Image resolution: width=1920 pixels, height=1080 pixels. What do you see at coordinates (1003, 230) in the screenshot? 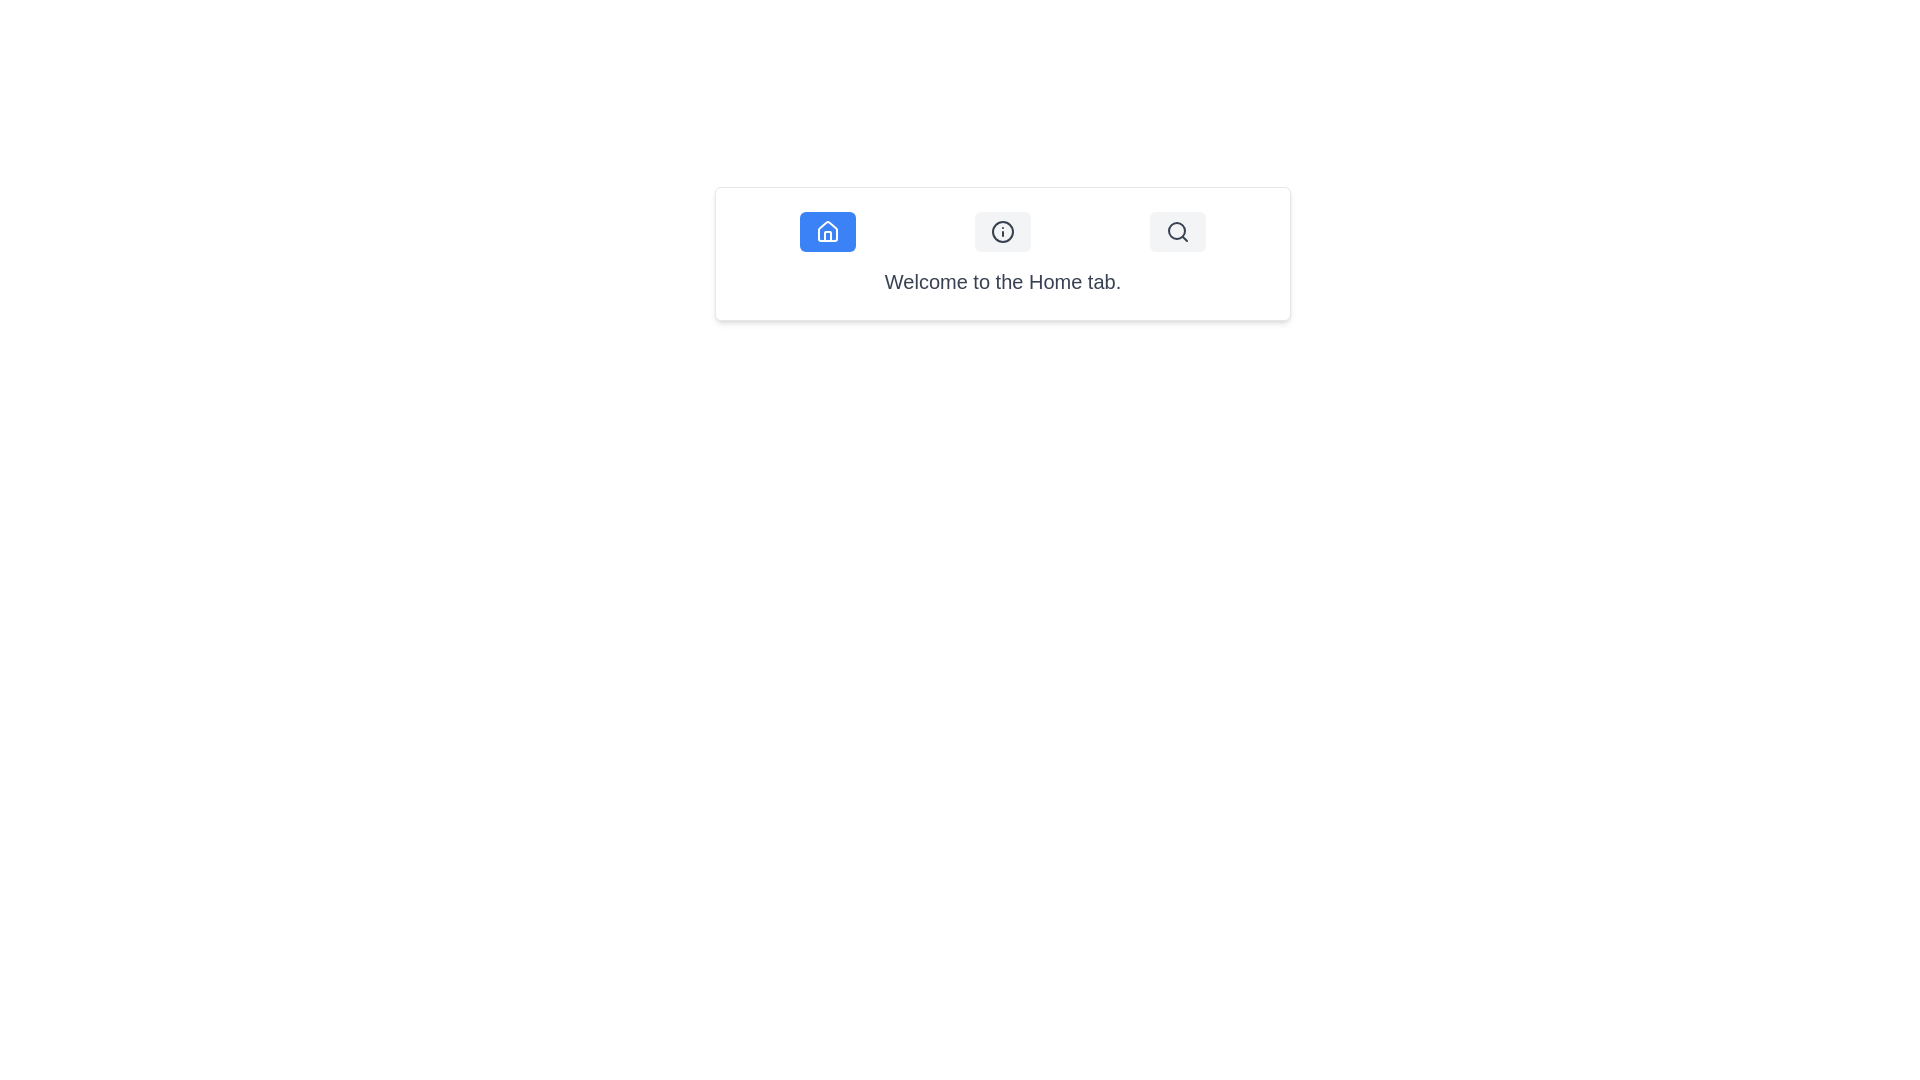
I see `the circular button with a light gray background and a darker gray outline that contains a centered 'i' icon, located between a blue house button and a gray magnifying glass button` at bounding box center [1003, 230].